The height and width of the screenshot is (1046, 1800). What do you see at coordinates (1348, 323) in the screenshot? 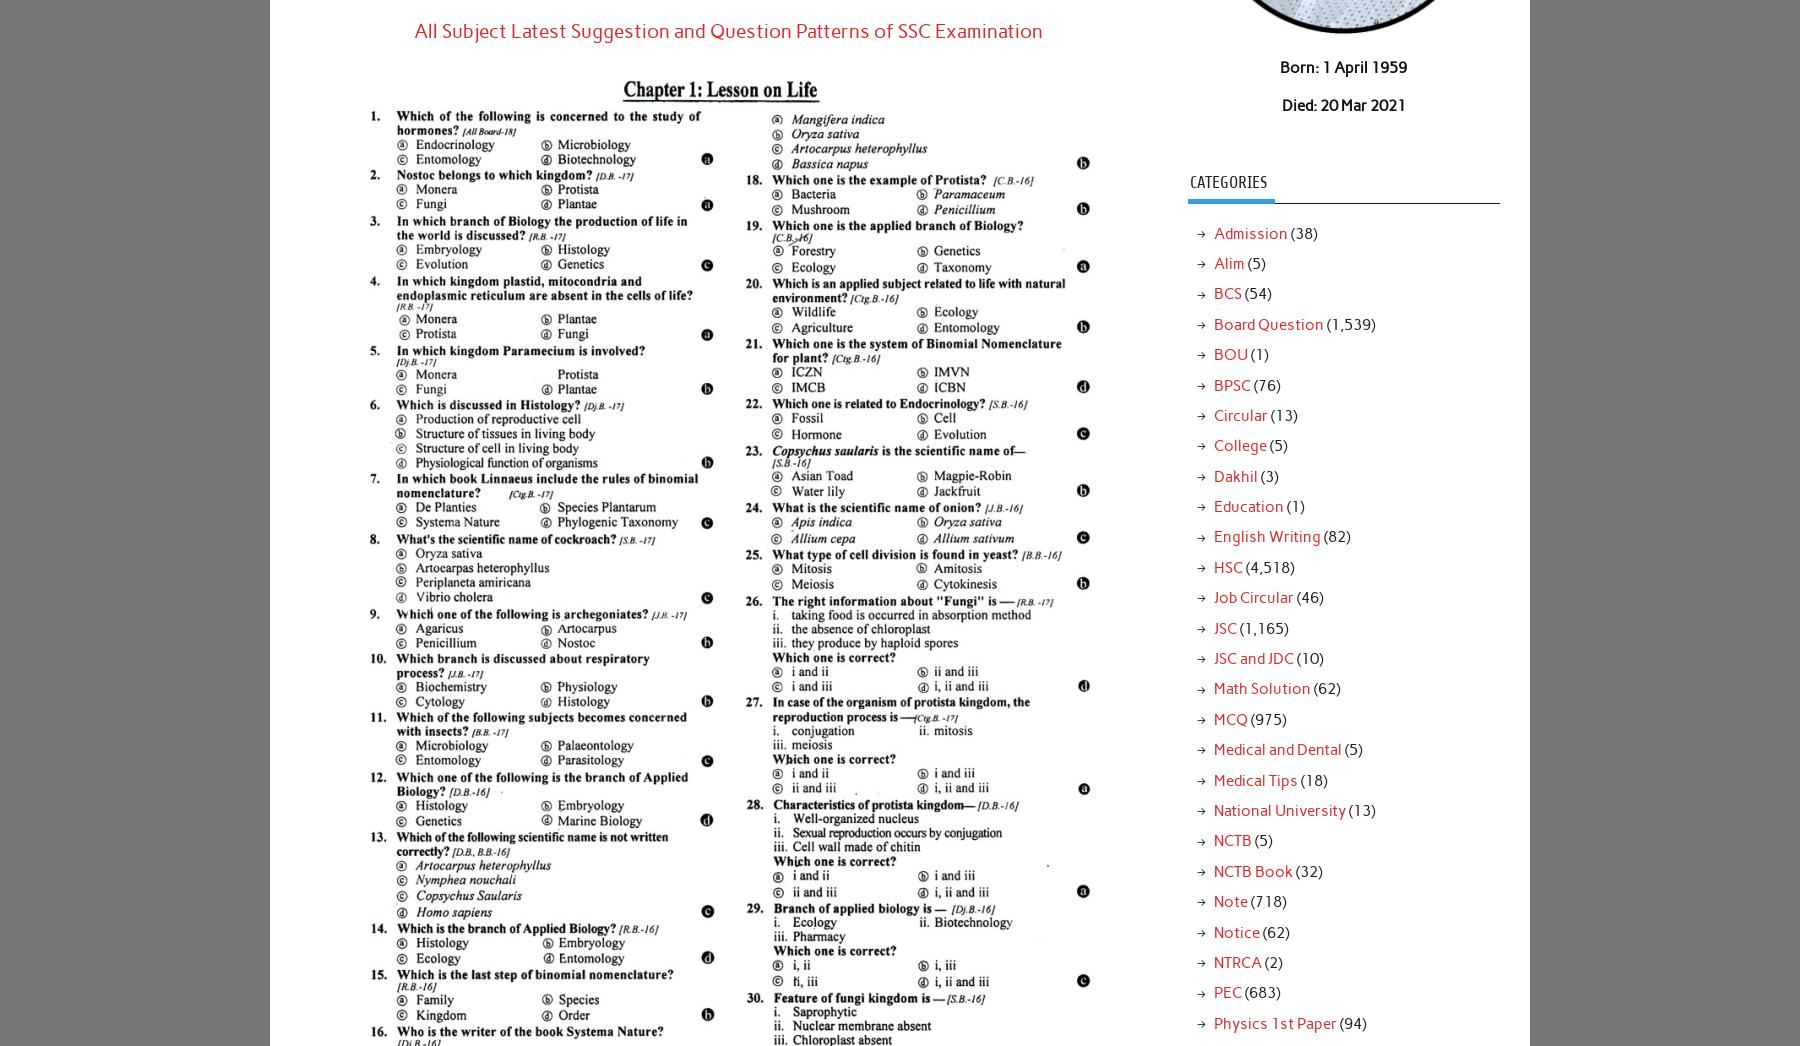
I see `'(1,539)'` at bounding box center [1348, 323].